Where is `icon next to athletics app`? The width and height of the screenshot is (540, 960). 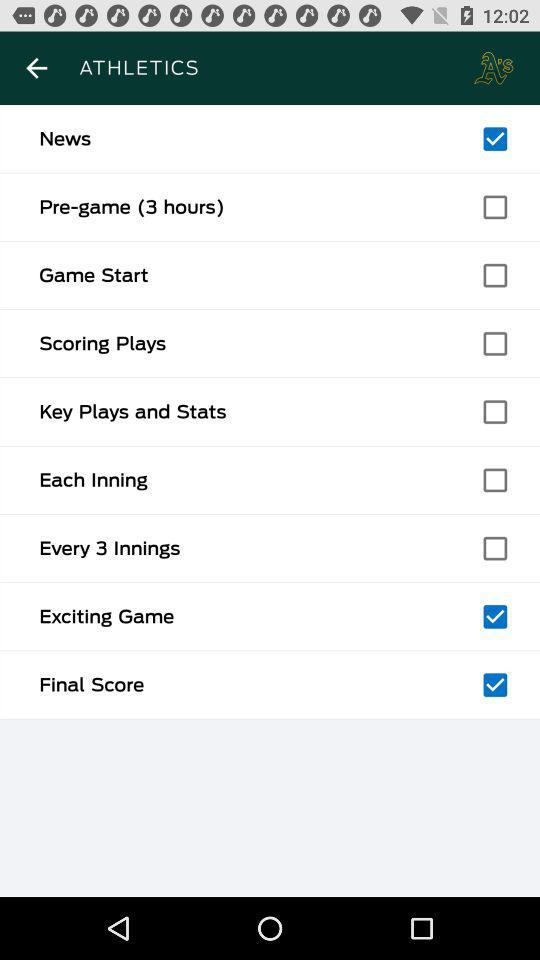 icon next to athletics app is located at coordinates (36, 68).